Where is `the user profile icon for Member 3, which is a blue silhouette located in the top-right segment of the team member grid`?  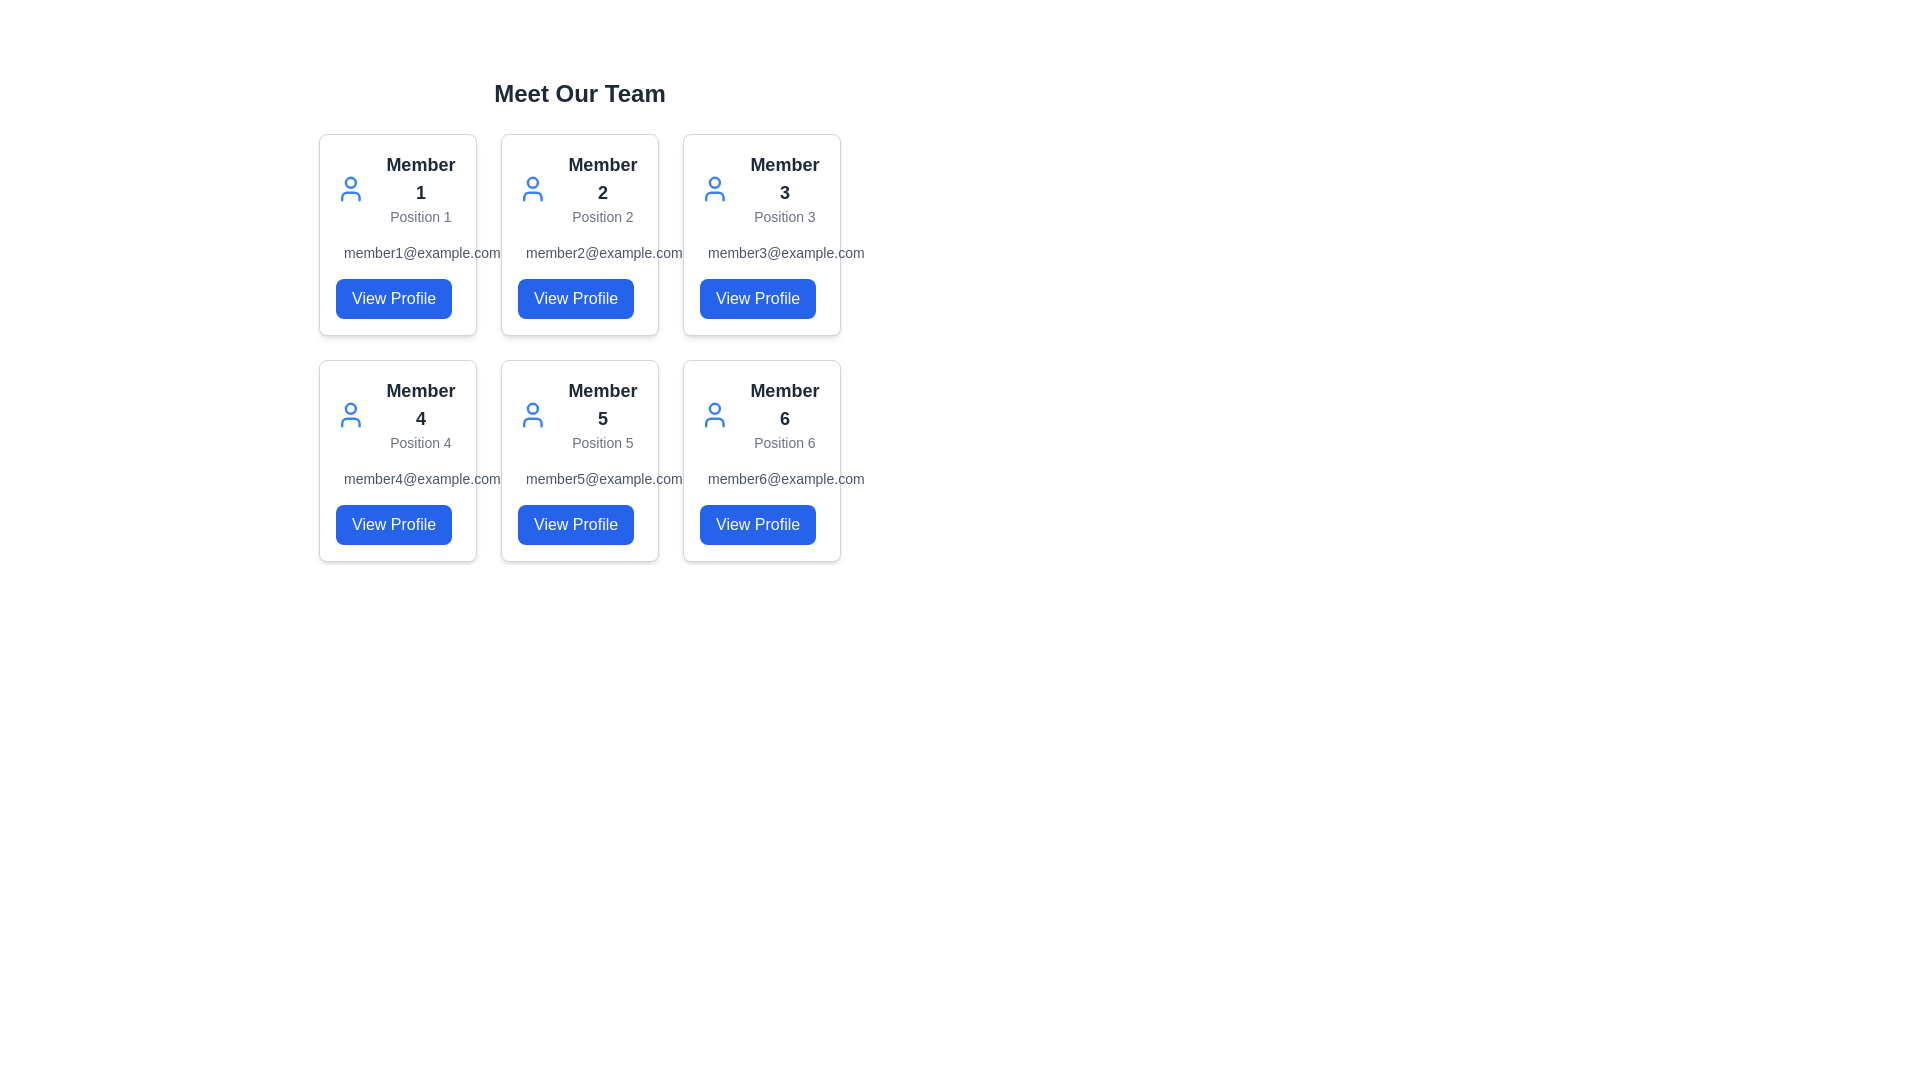 the user profile icon for Member 3, which is a blue silhouette located in the top-right segment of the team member grid is located at coordinates (714, 189).